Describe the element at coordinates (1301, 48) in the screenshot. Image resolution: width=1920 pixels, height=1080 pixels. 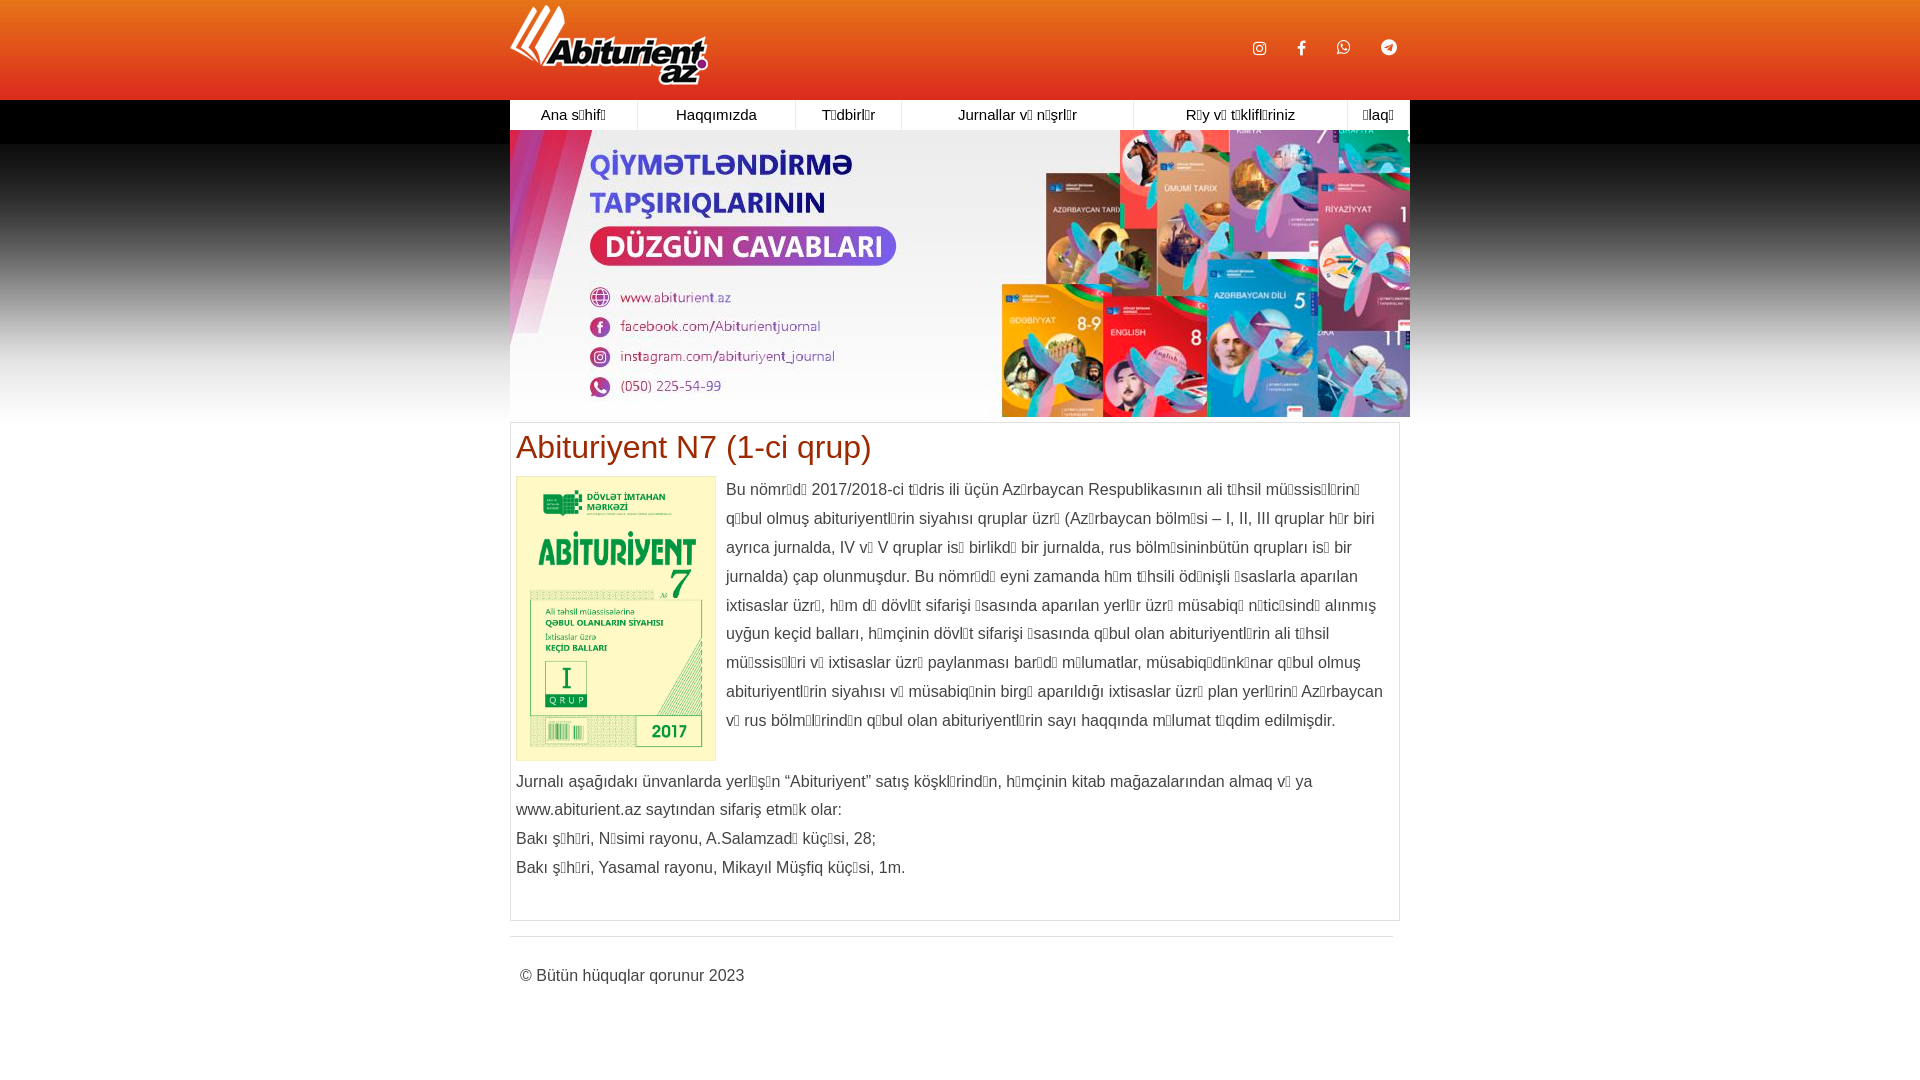
I see `'Facebook'` at that location.